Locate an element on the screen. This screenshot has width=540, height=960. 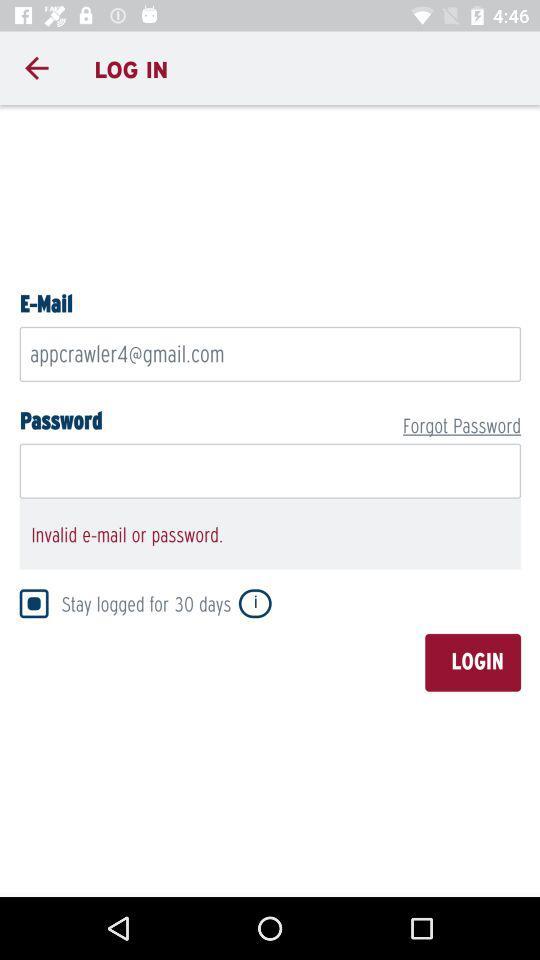
grassland is located at coordinates (270, 497).